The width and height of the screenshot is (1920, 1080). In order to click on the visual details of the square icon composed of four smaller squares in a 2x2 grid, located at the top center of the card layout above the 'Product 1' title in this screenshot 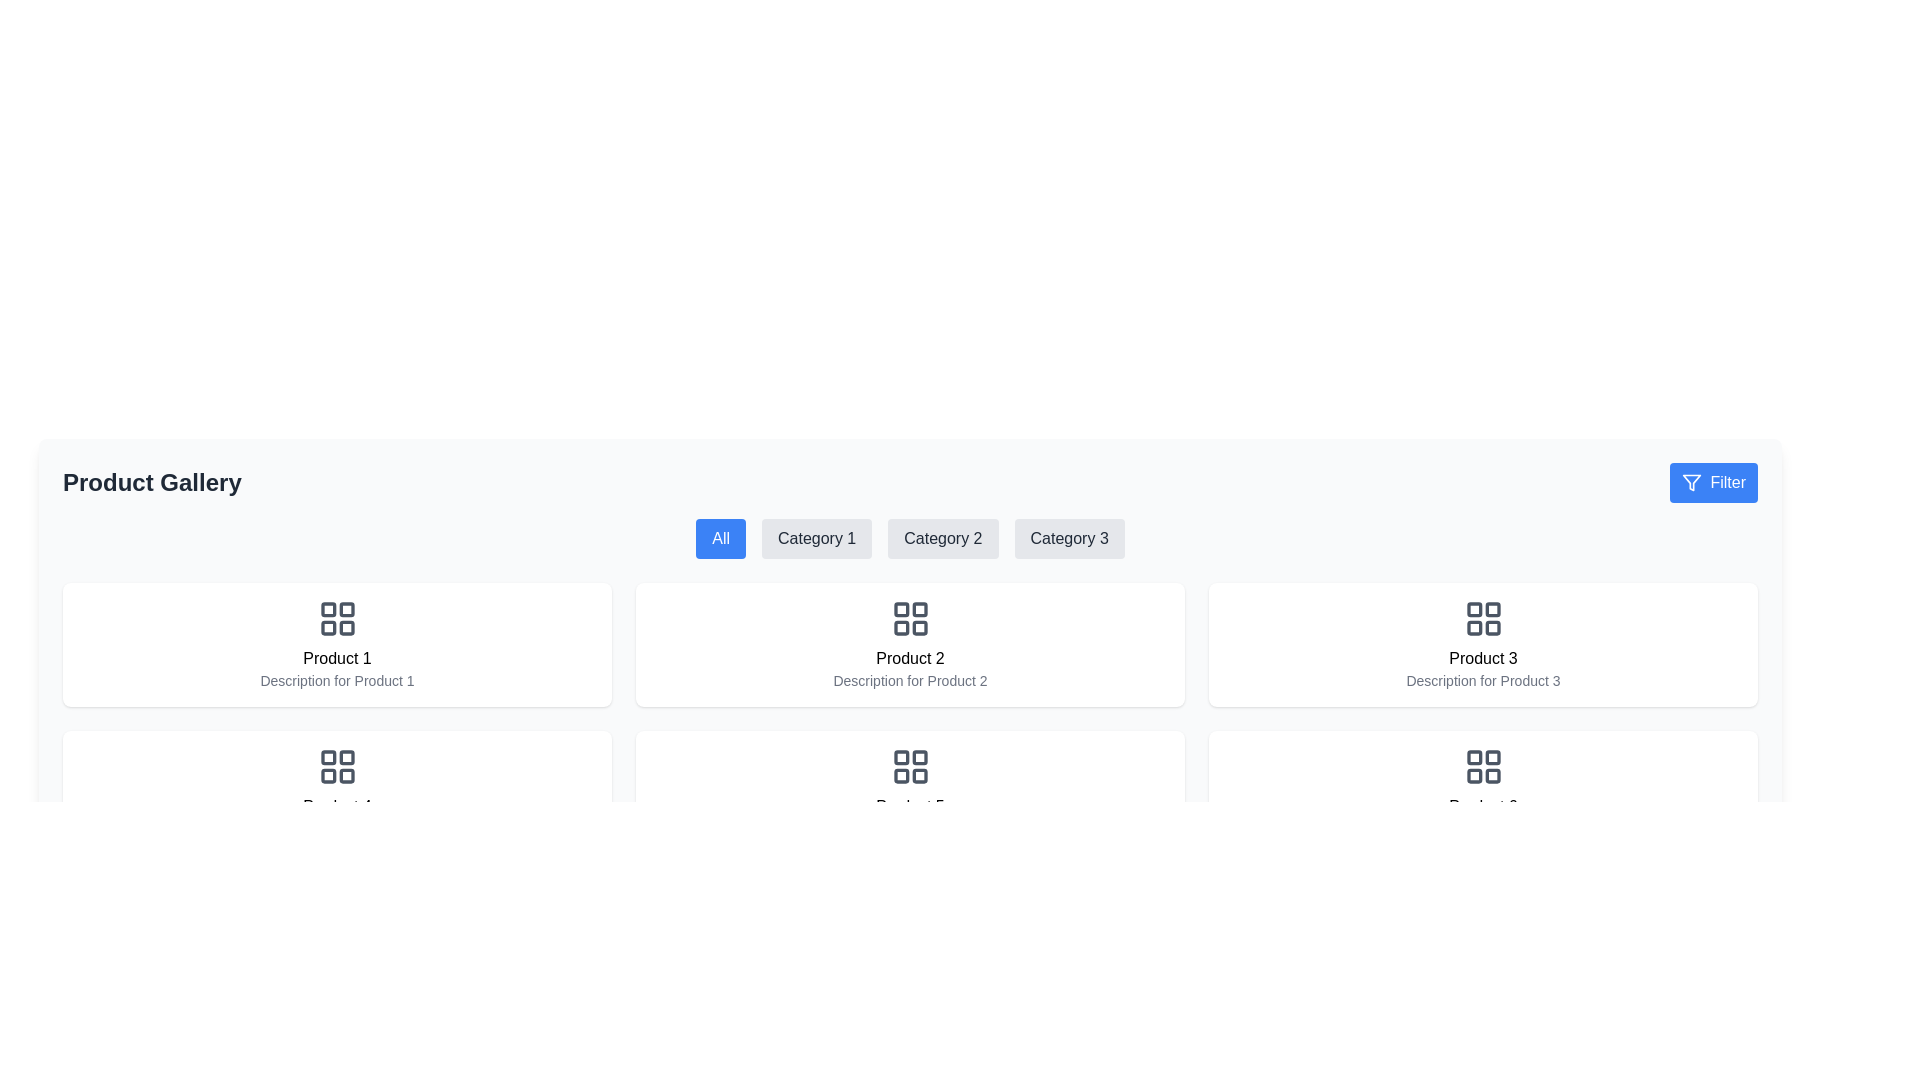, I will do `click(337, 617)`.